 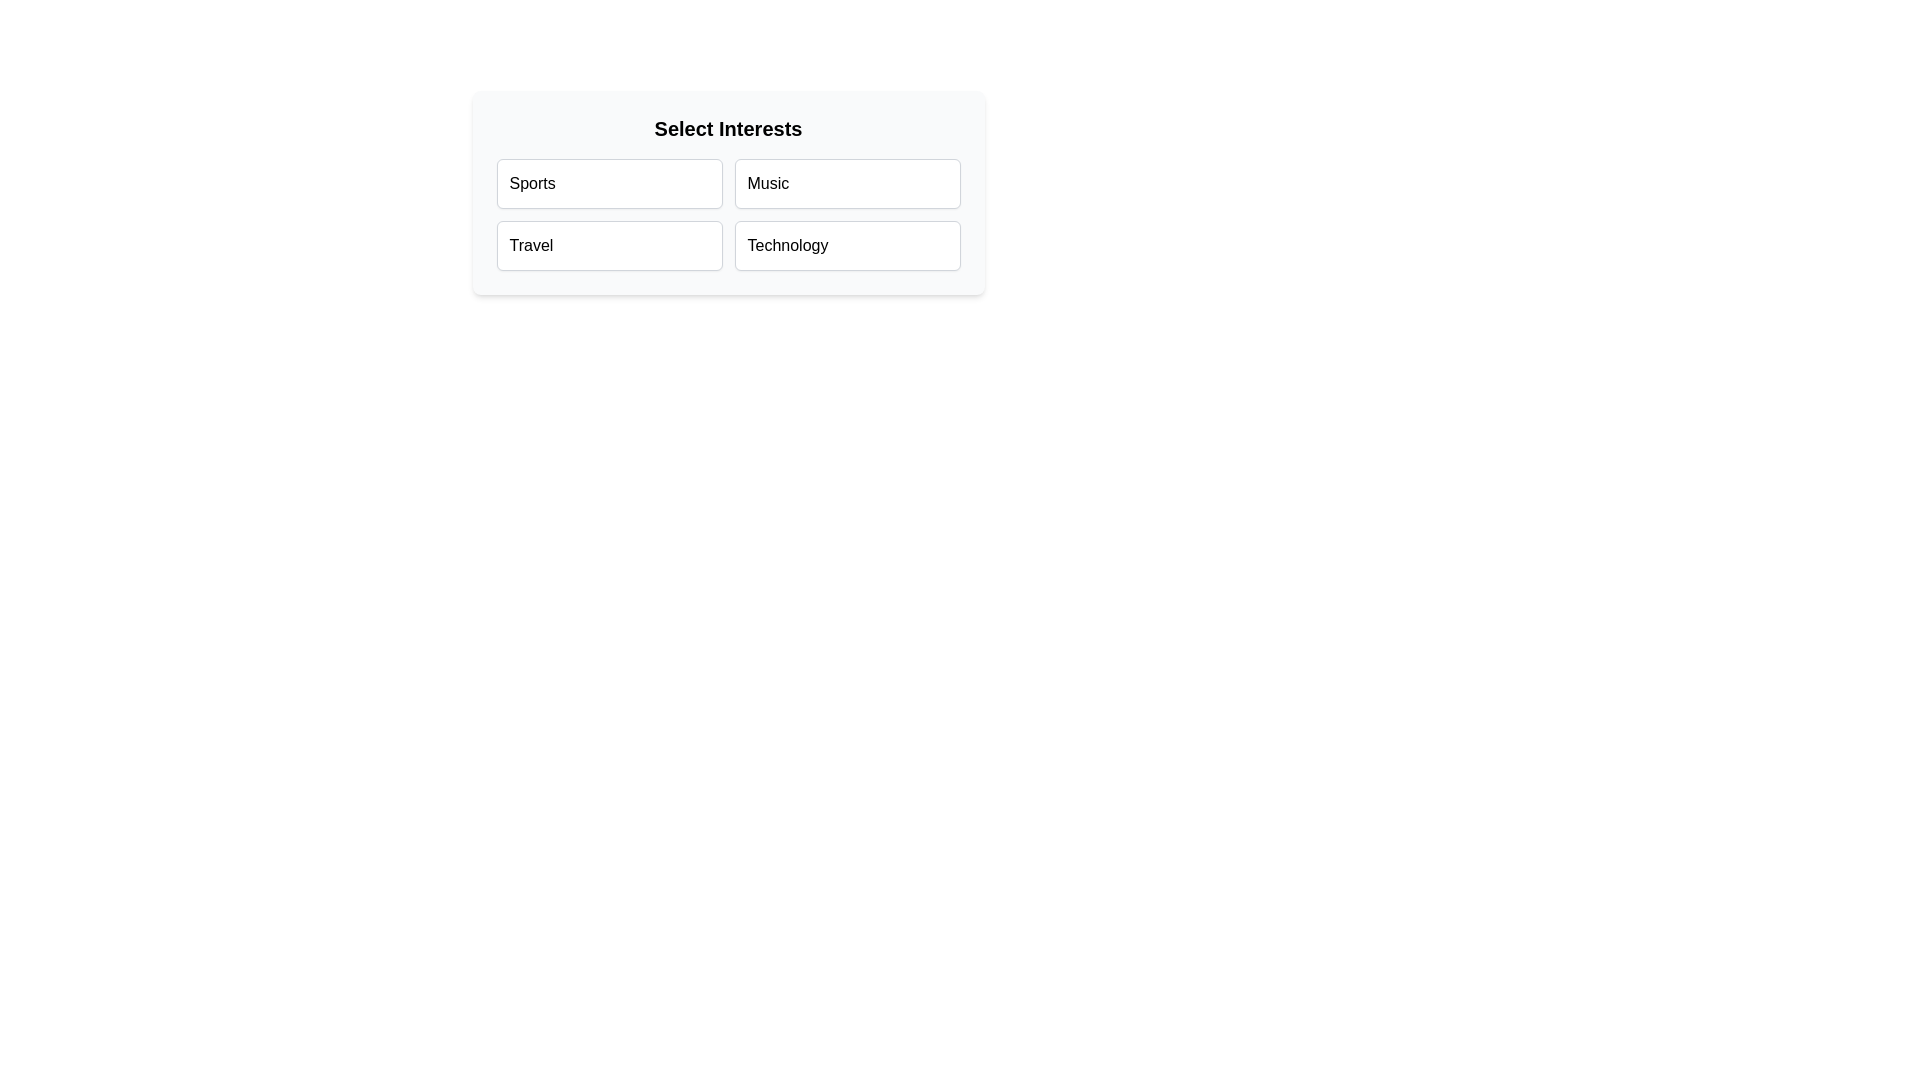 I want to click on the chip labeled Travel, so click(x=608, y=245).